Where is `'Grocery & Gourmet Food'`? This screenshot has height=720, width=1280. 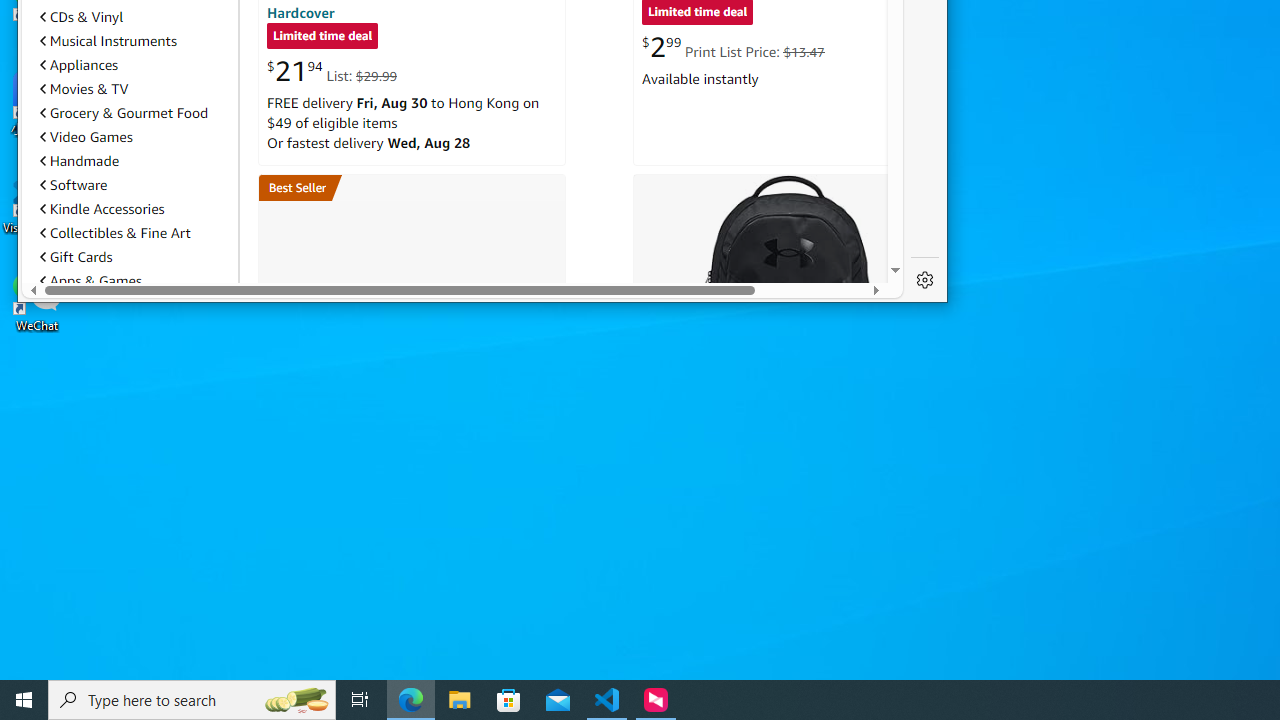 'Grocery & Gourmet Food' is located at coordinates (134, 113).